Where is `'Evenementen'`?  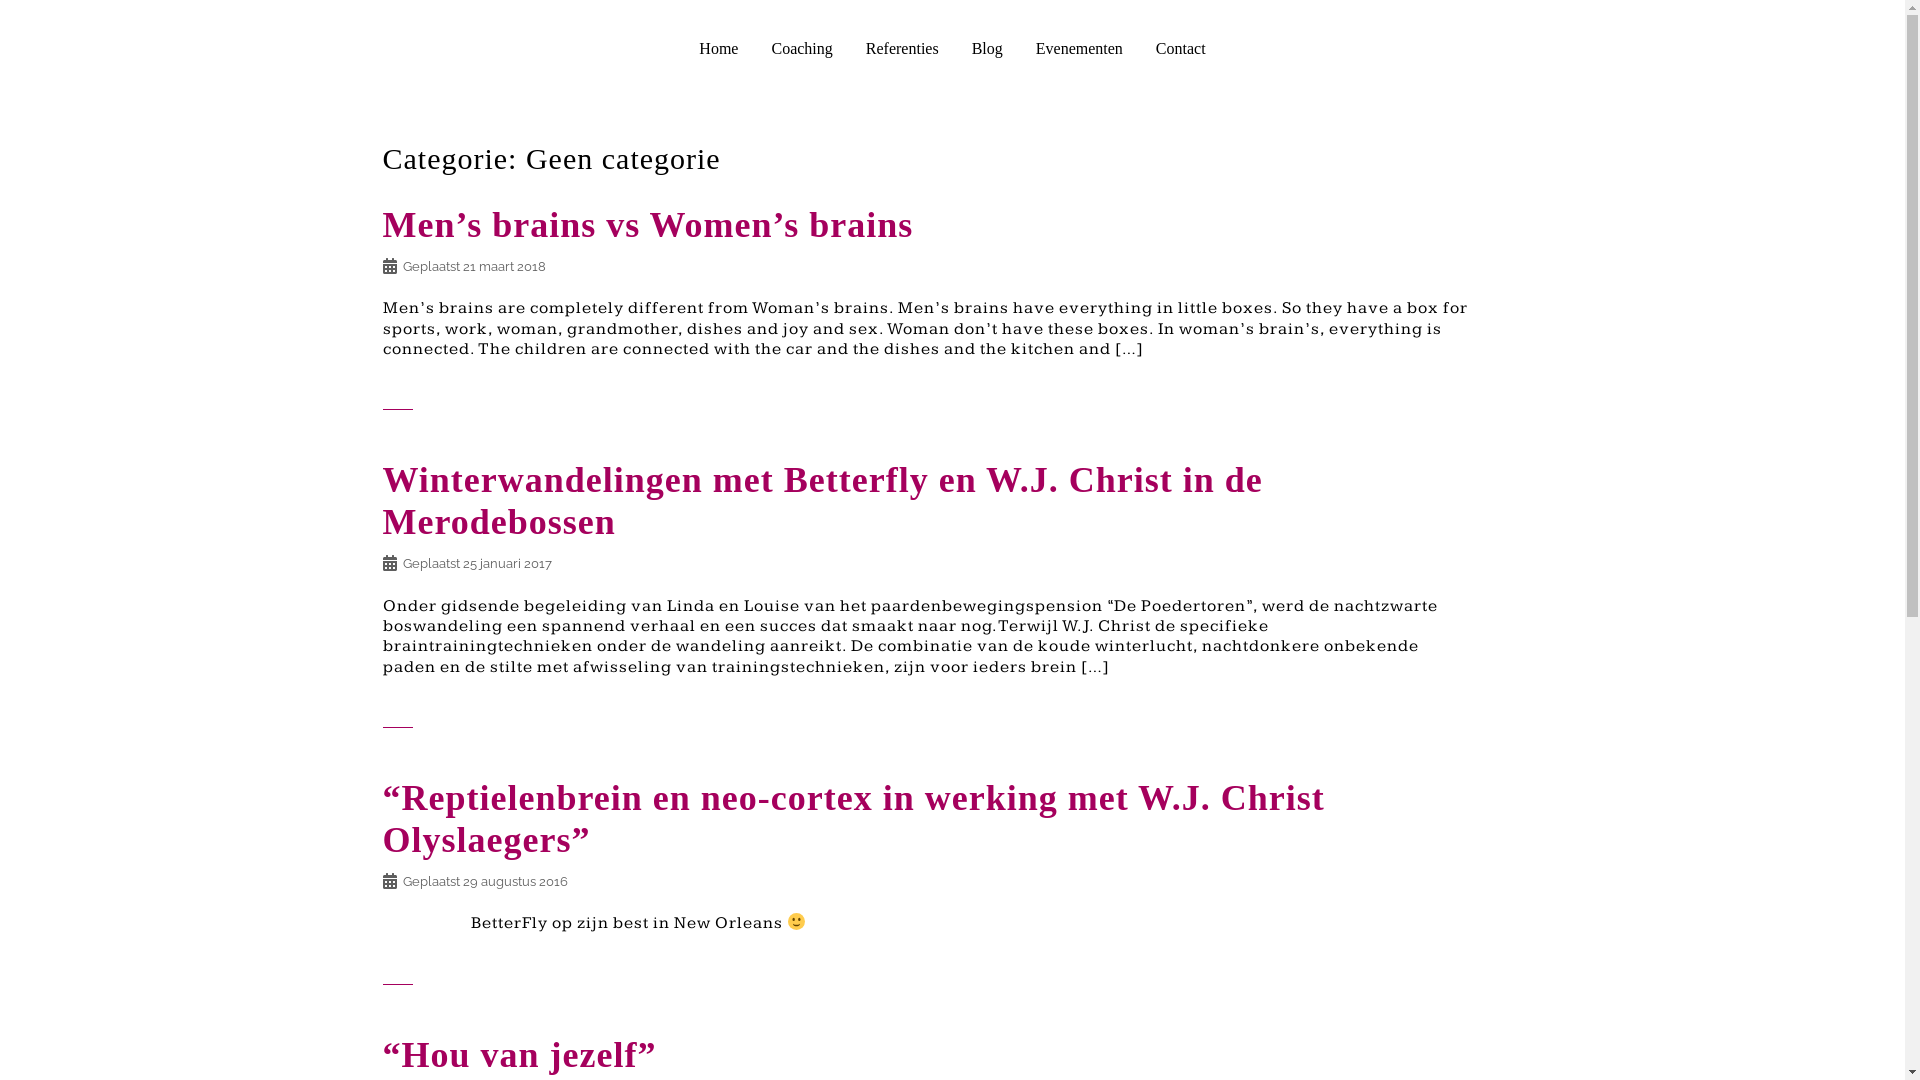 'Evenementen' is located at coordinates (1078, 47).